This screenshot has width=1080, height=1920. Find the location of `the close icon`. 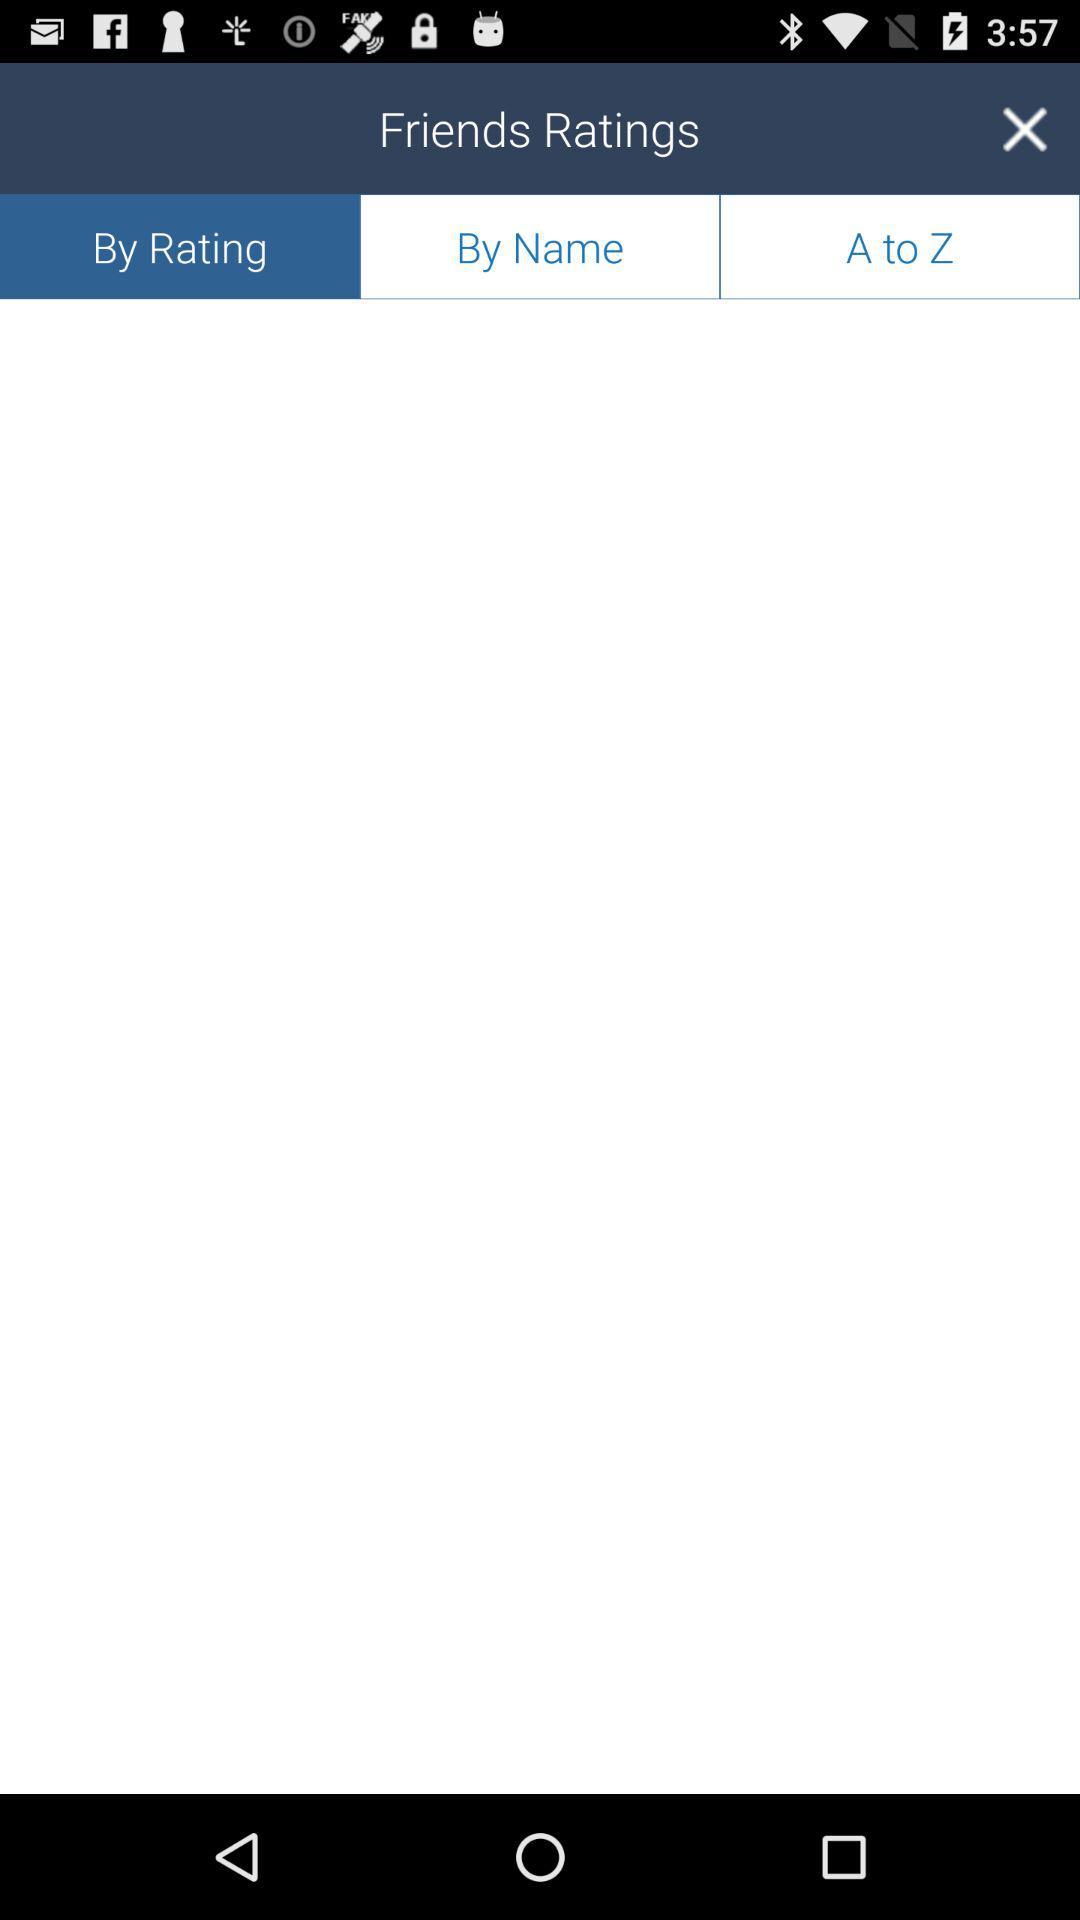

the close icon is located at coordinates (1024, 136).